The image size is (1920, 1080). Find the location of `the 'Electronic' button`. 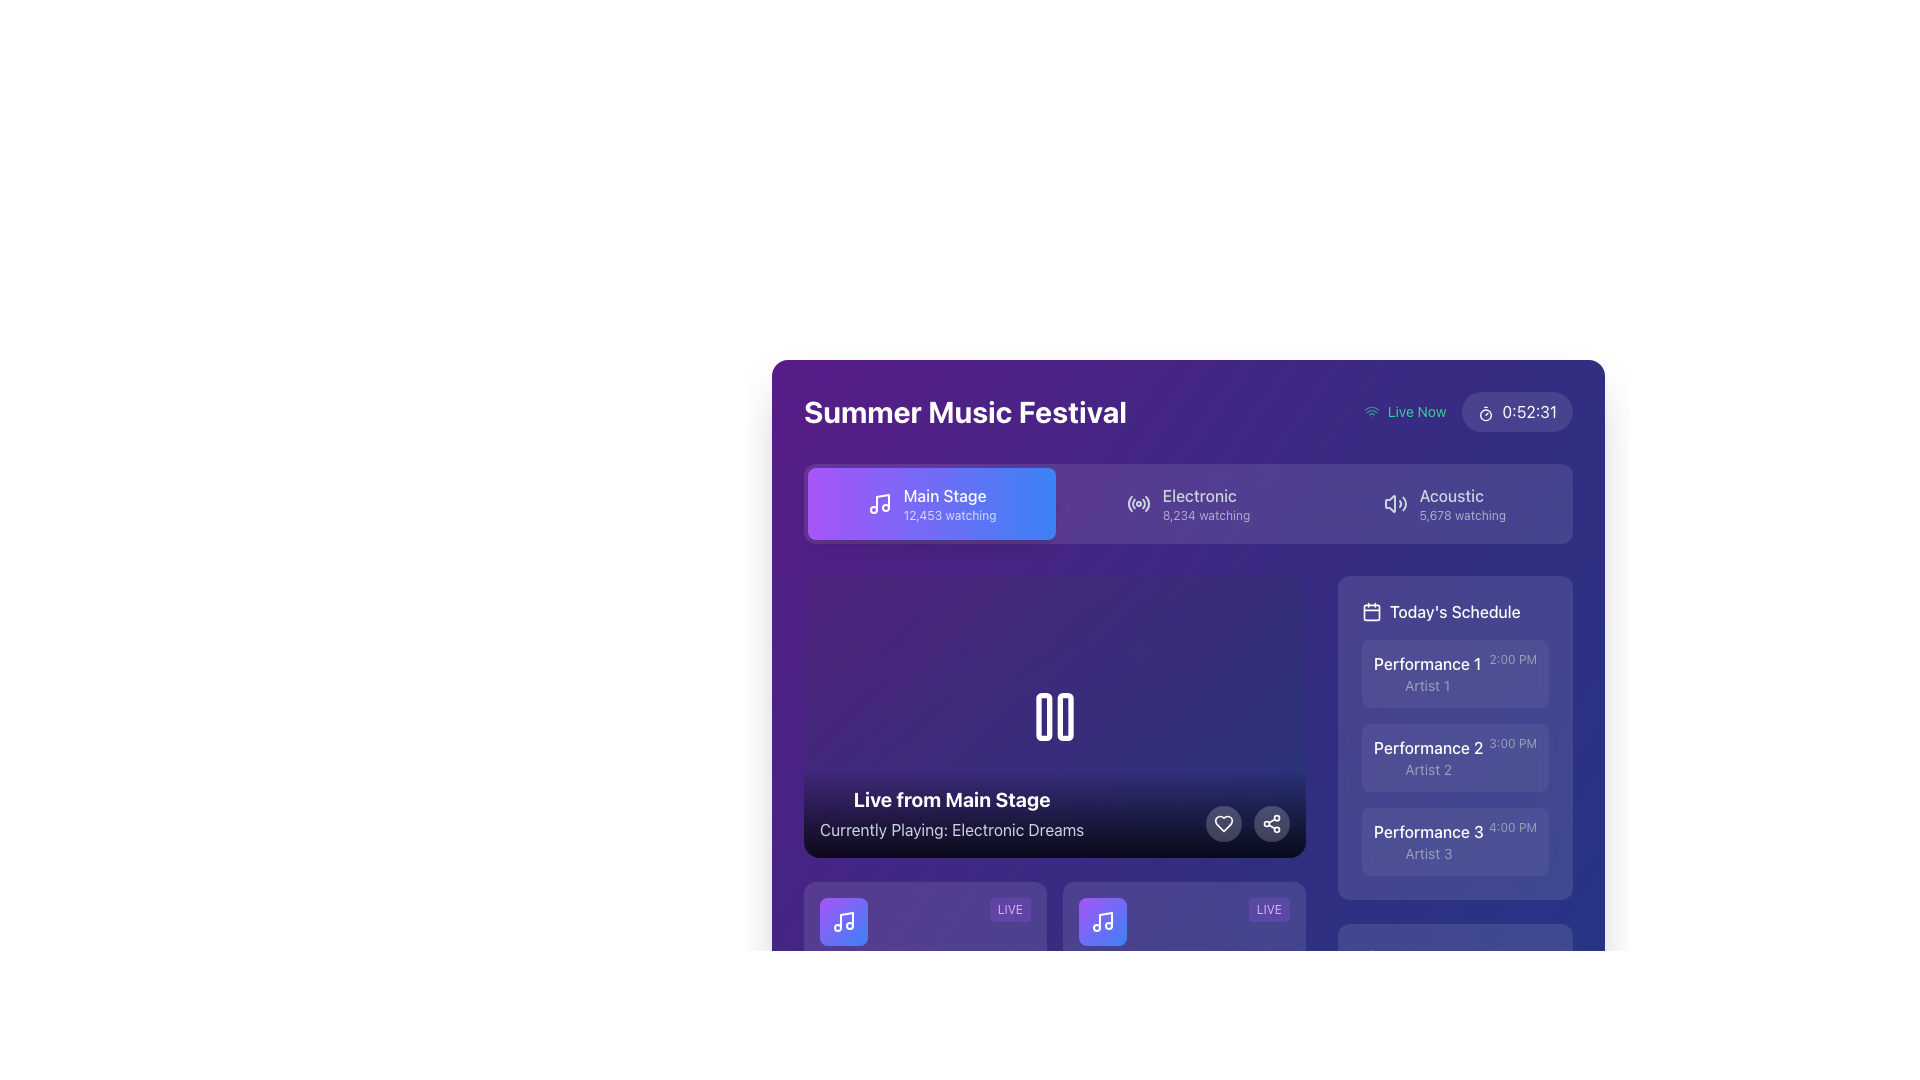

the 'Electronic' button is located at coordinates (1188, 503).